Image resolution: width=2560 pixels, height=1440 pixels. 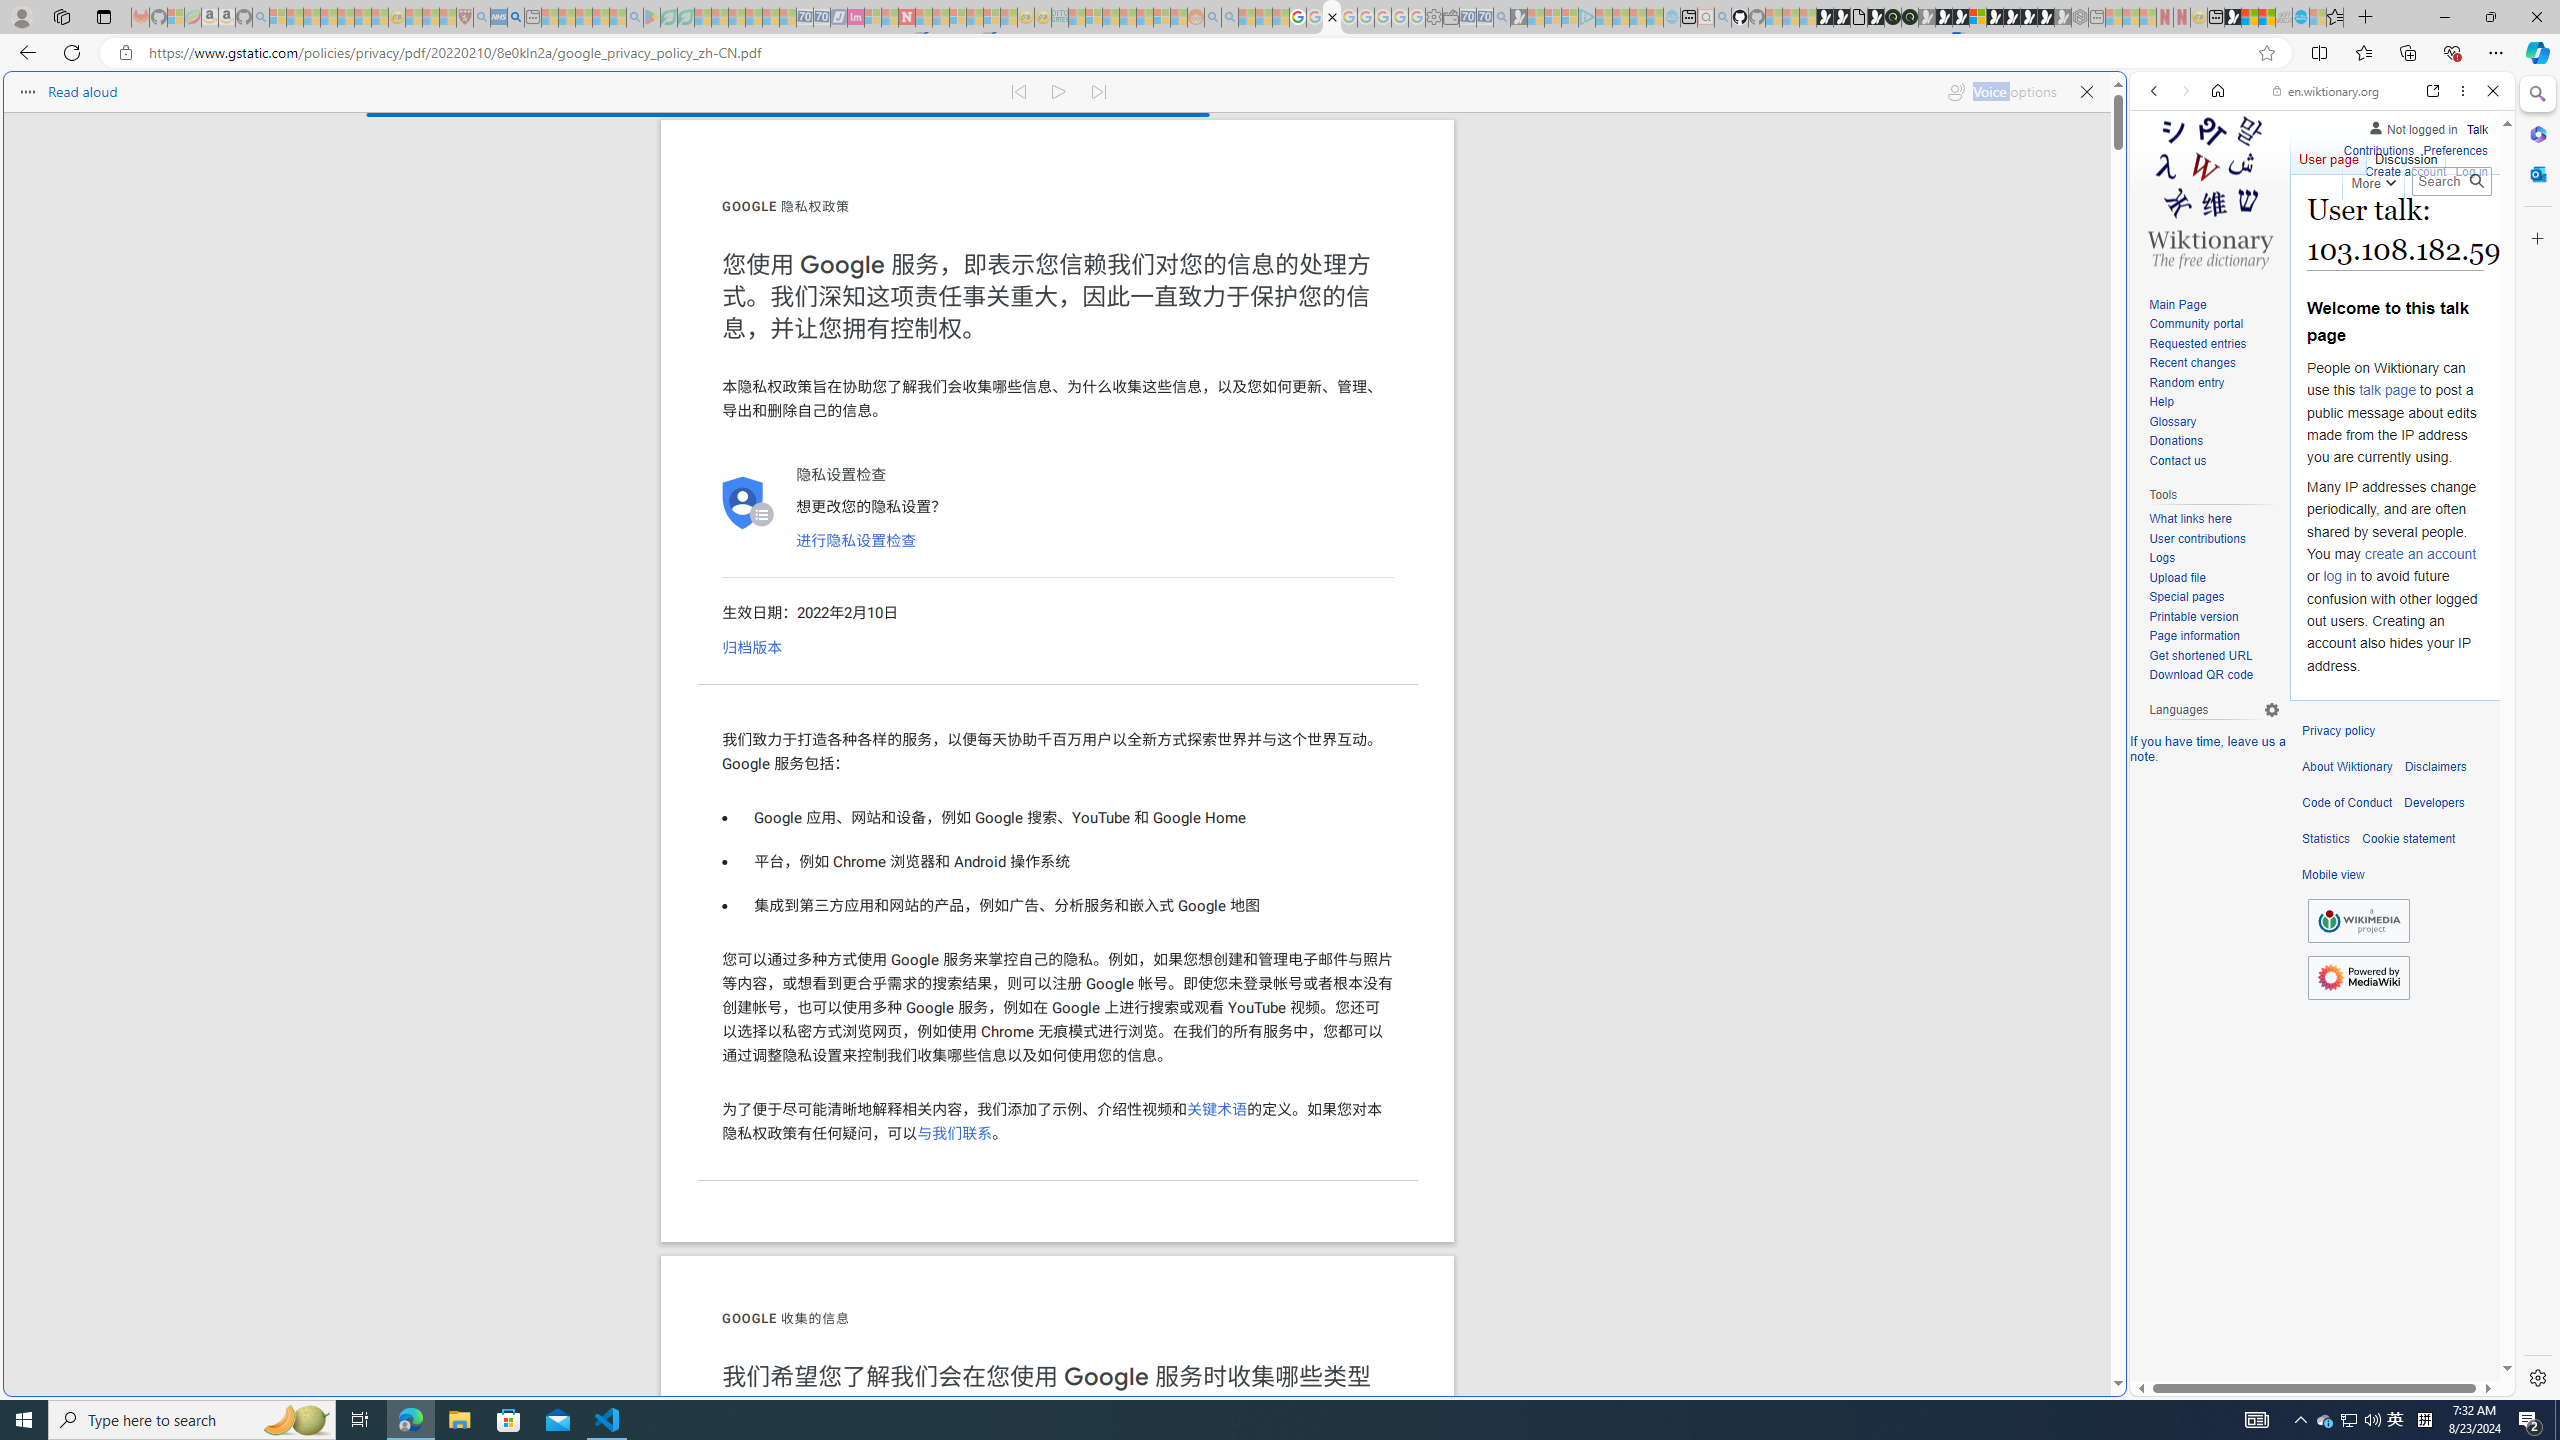 I want to click on 'Pets - MSN - Sleeping', so click(x=599, y=16).